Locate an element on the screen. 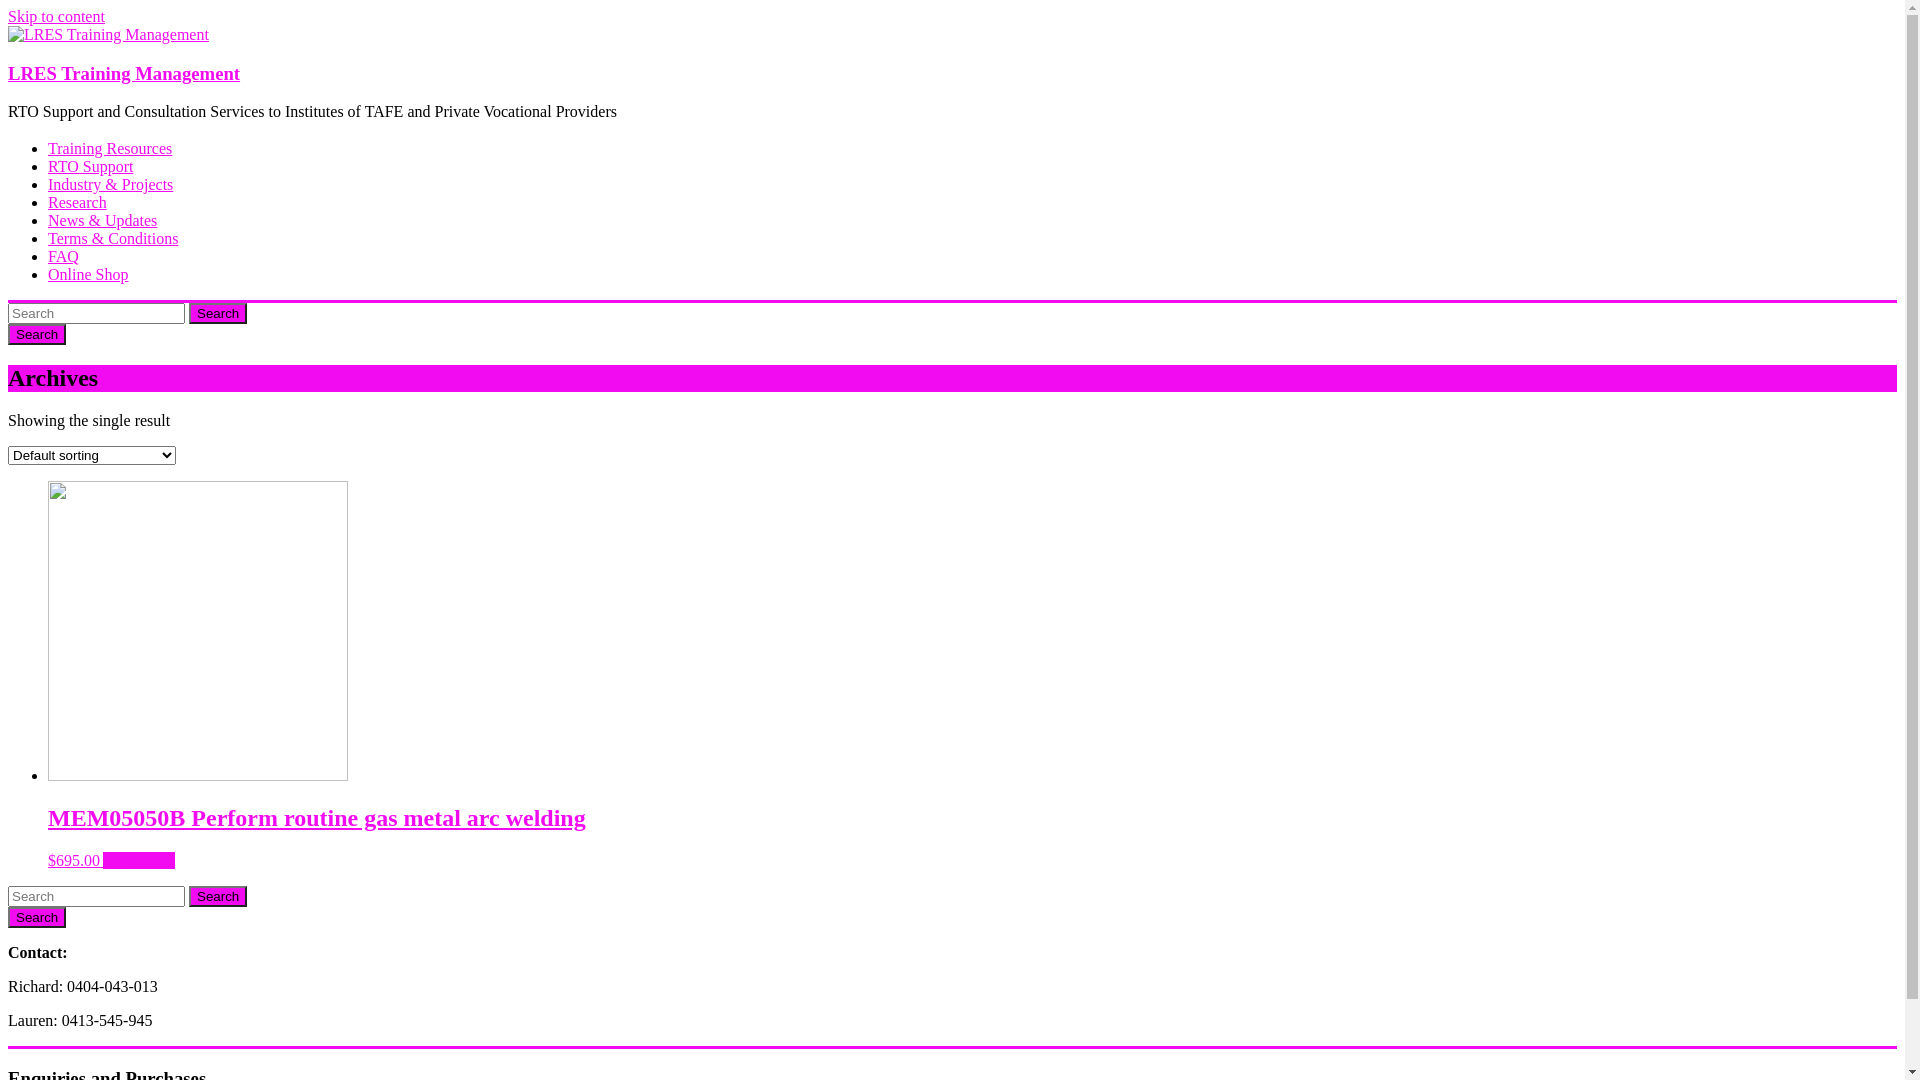 This screenshot has height=1080, width=1920. 'LRES Training Management' is located at coordinates (123, 72).